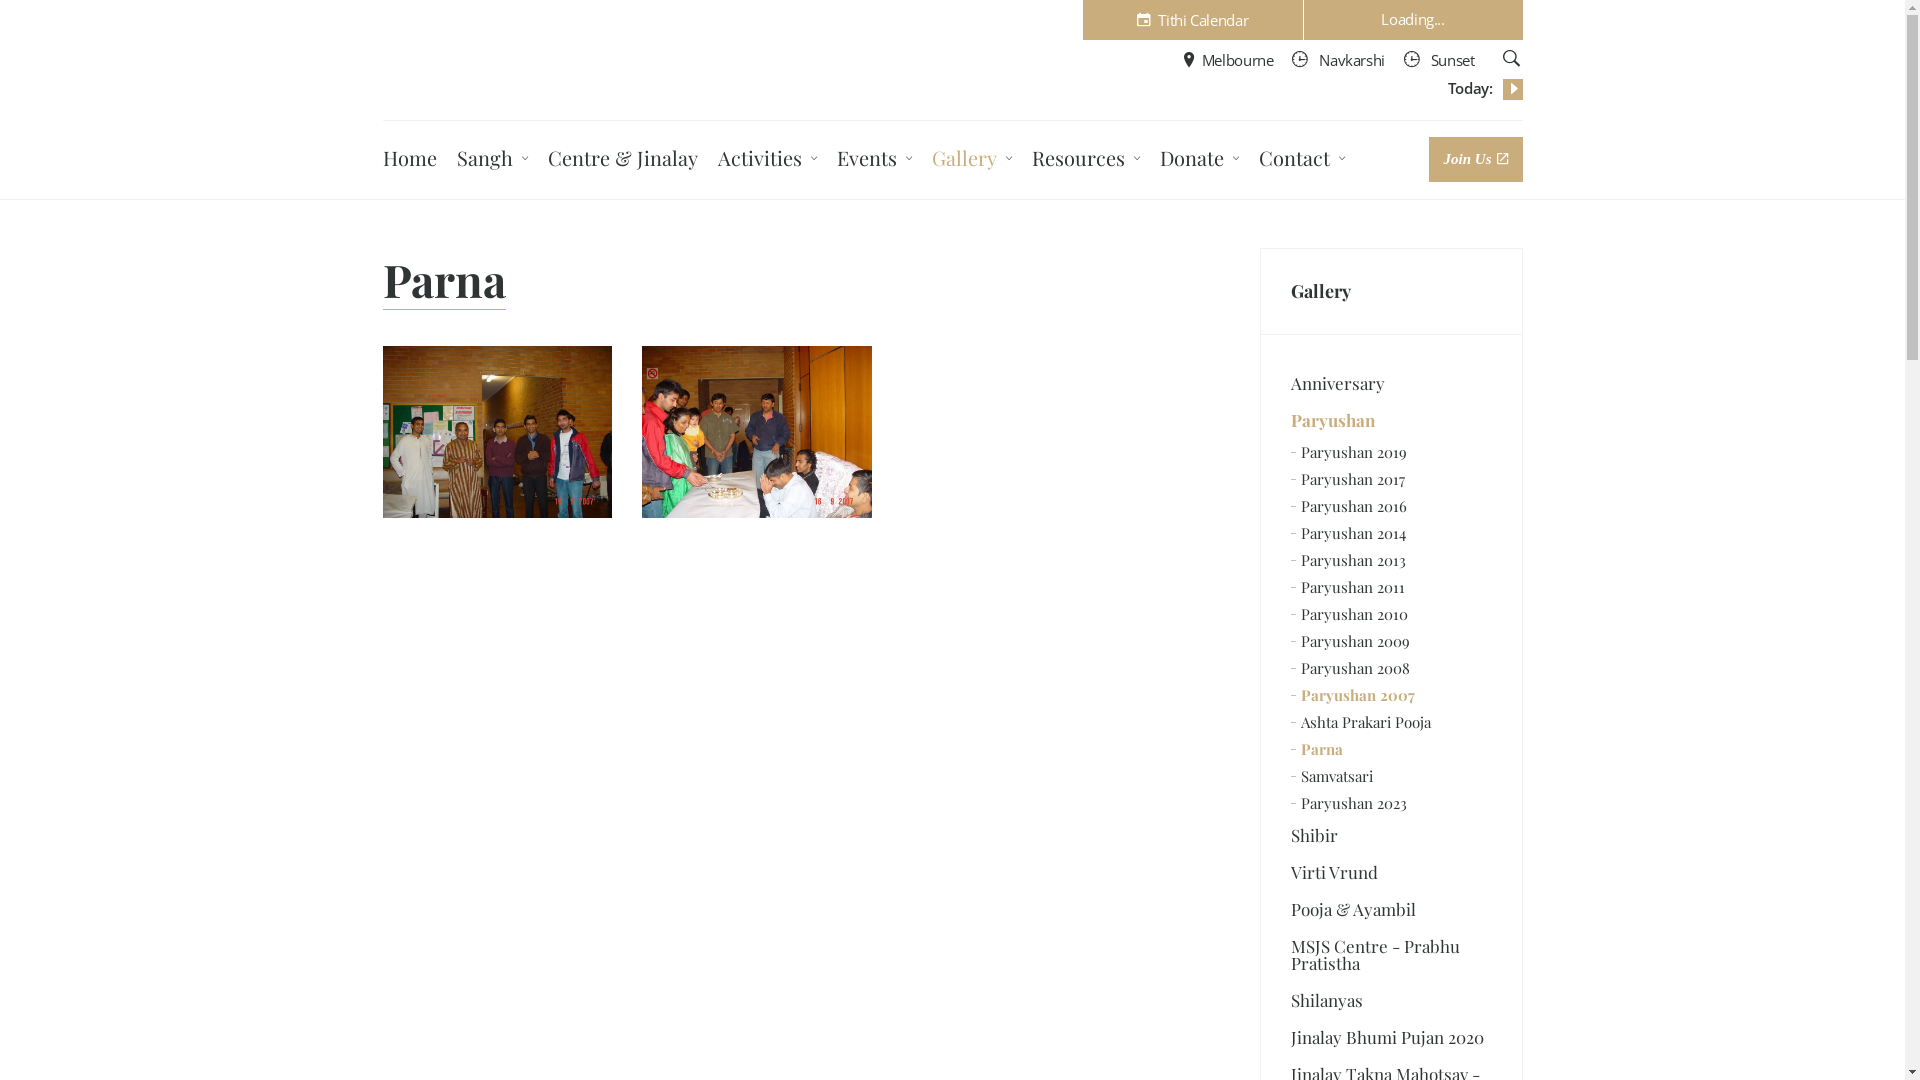 Image resolution: width=1920 pixels, height=1080 pixels. I want to click on 'MSJS Centre - Prabhu Pratistha', so click(1390, 954).